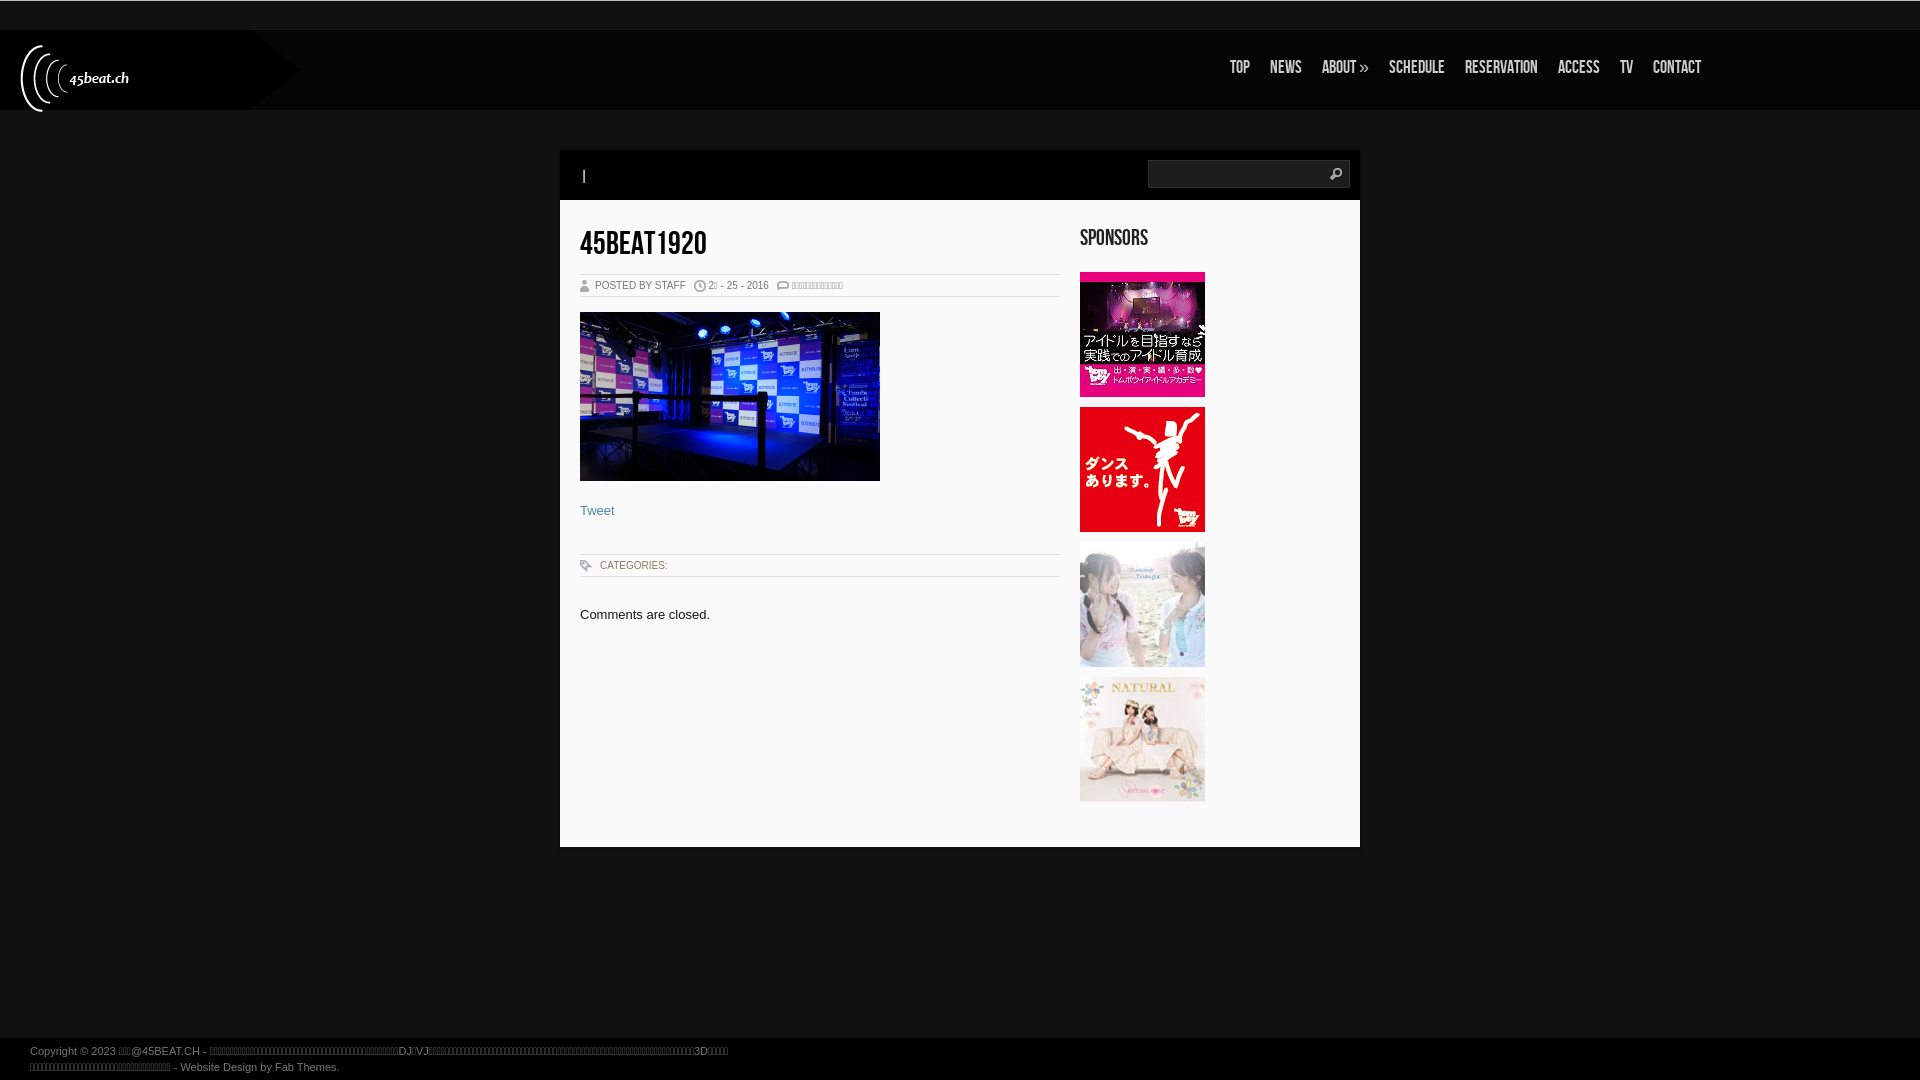 The height and width of the screenshot is (1080, 1920). What do you see at coordinates (596, 508) in the screenshot?
I see `'Tweet'` at bounding box center [596, 508].